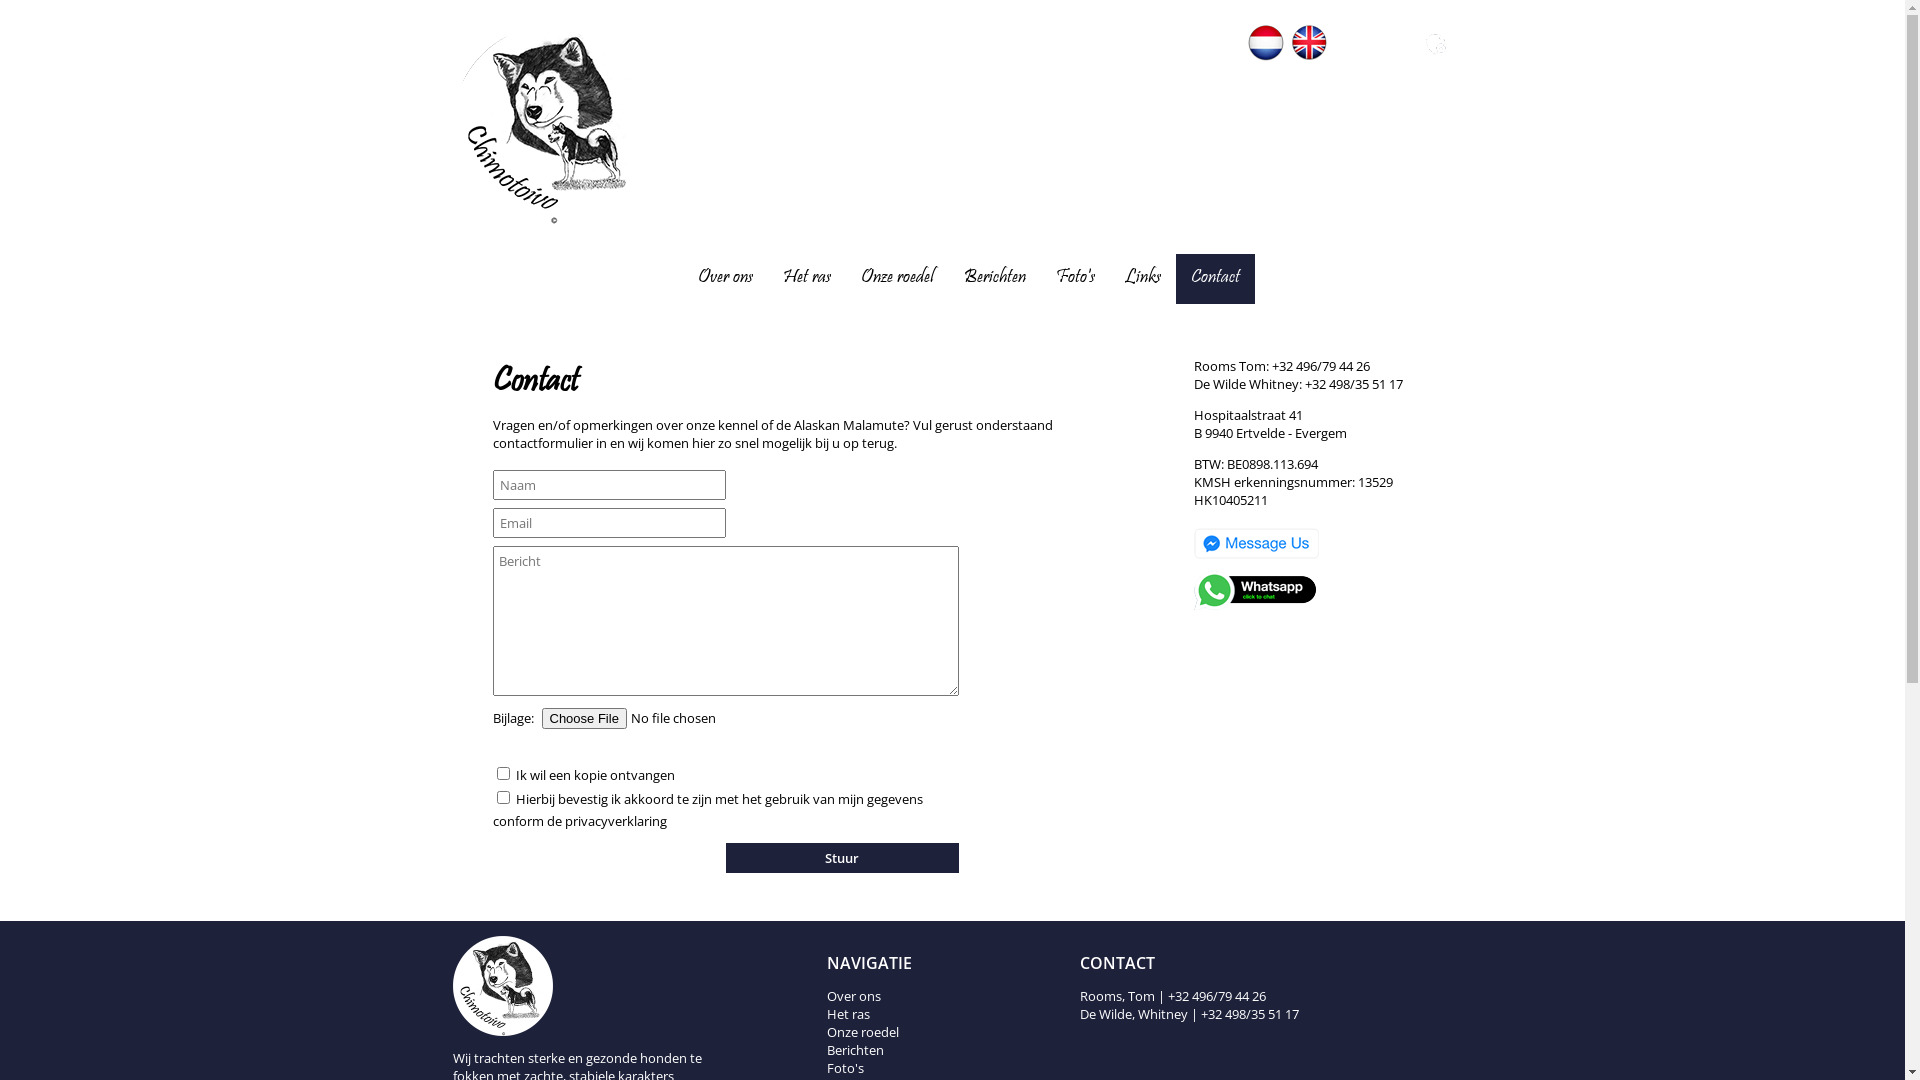  Describe the element at coordinates (863, 1032) in the screenshot. I see `'Onze roedel'` at that location.